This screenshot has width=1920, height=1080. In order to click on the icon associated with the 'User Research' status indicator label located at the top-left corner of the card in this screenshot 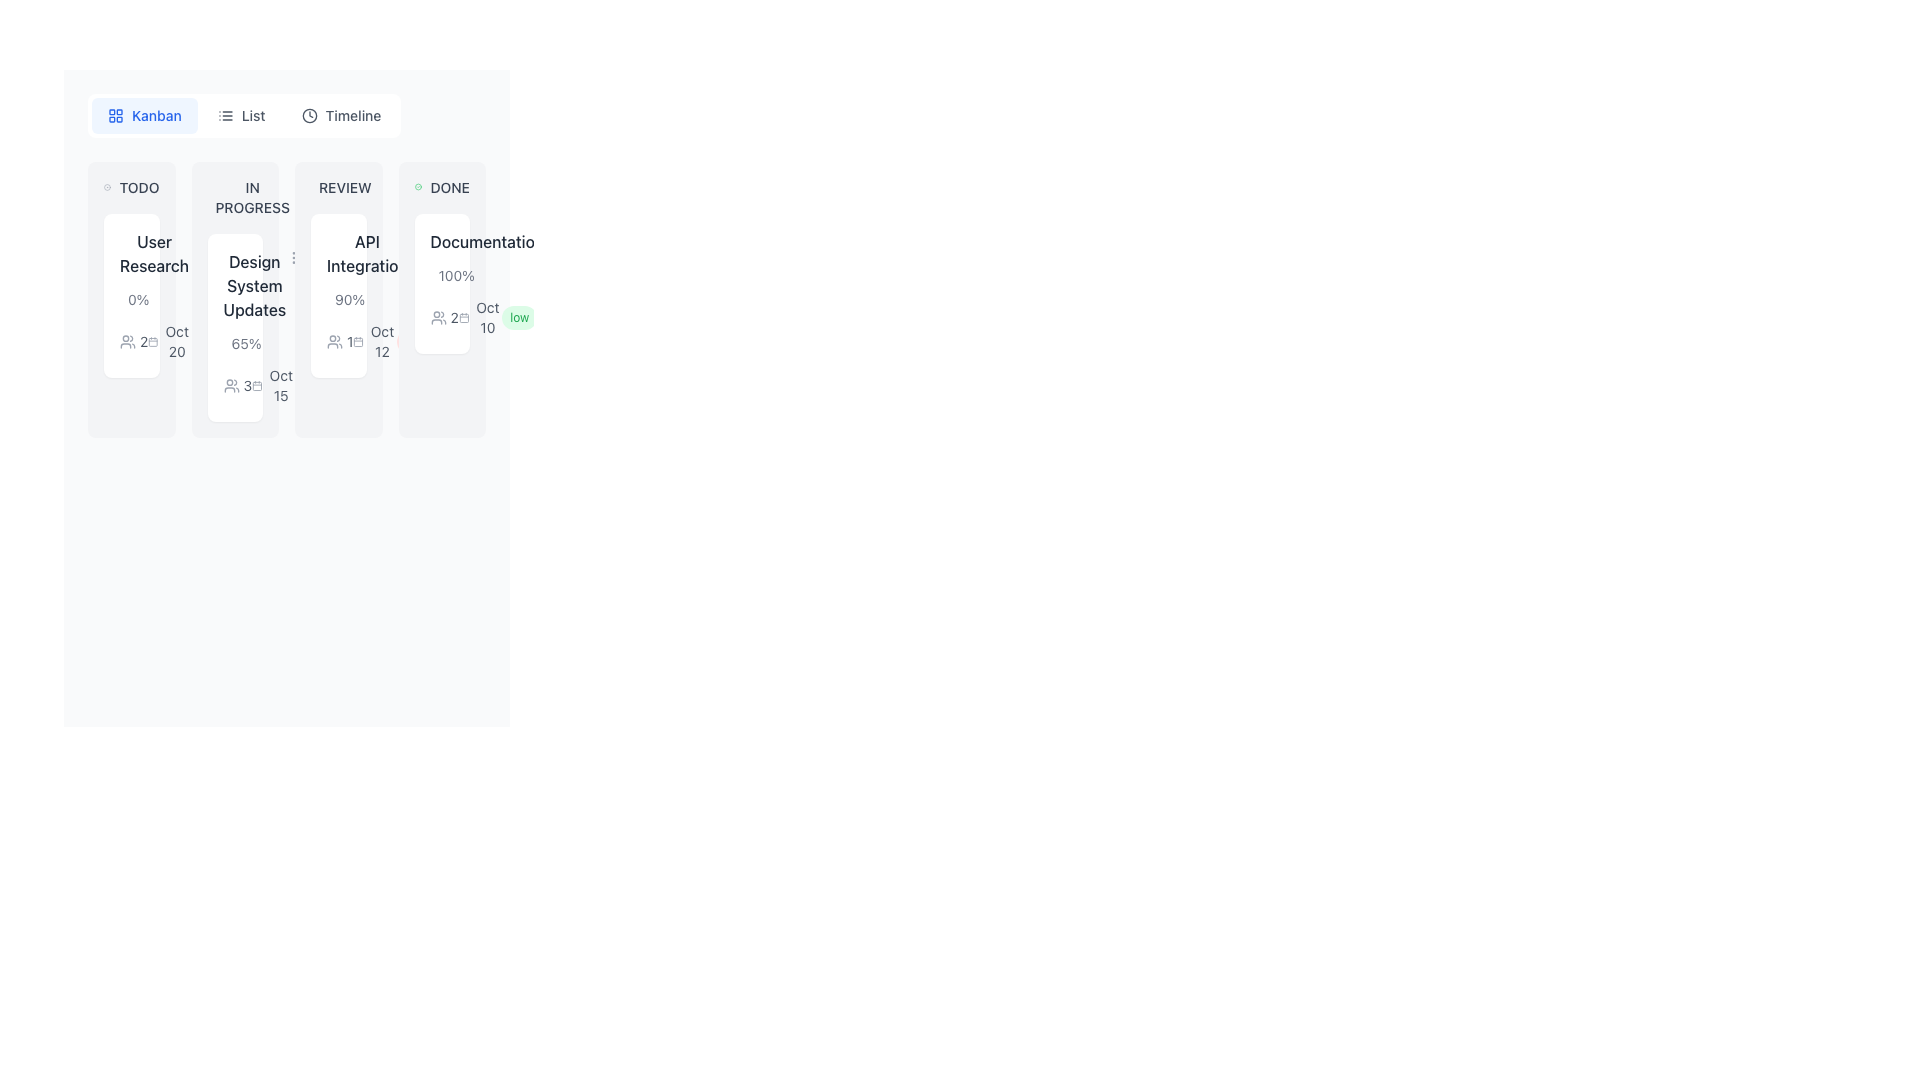, I will do `click(130, 188)`.